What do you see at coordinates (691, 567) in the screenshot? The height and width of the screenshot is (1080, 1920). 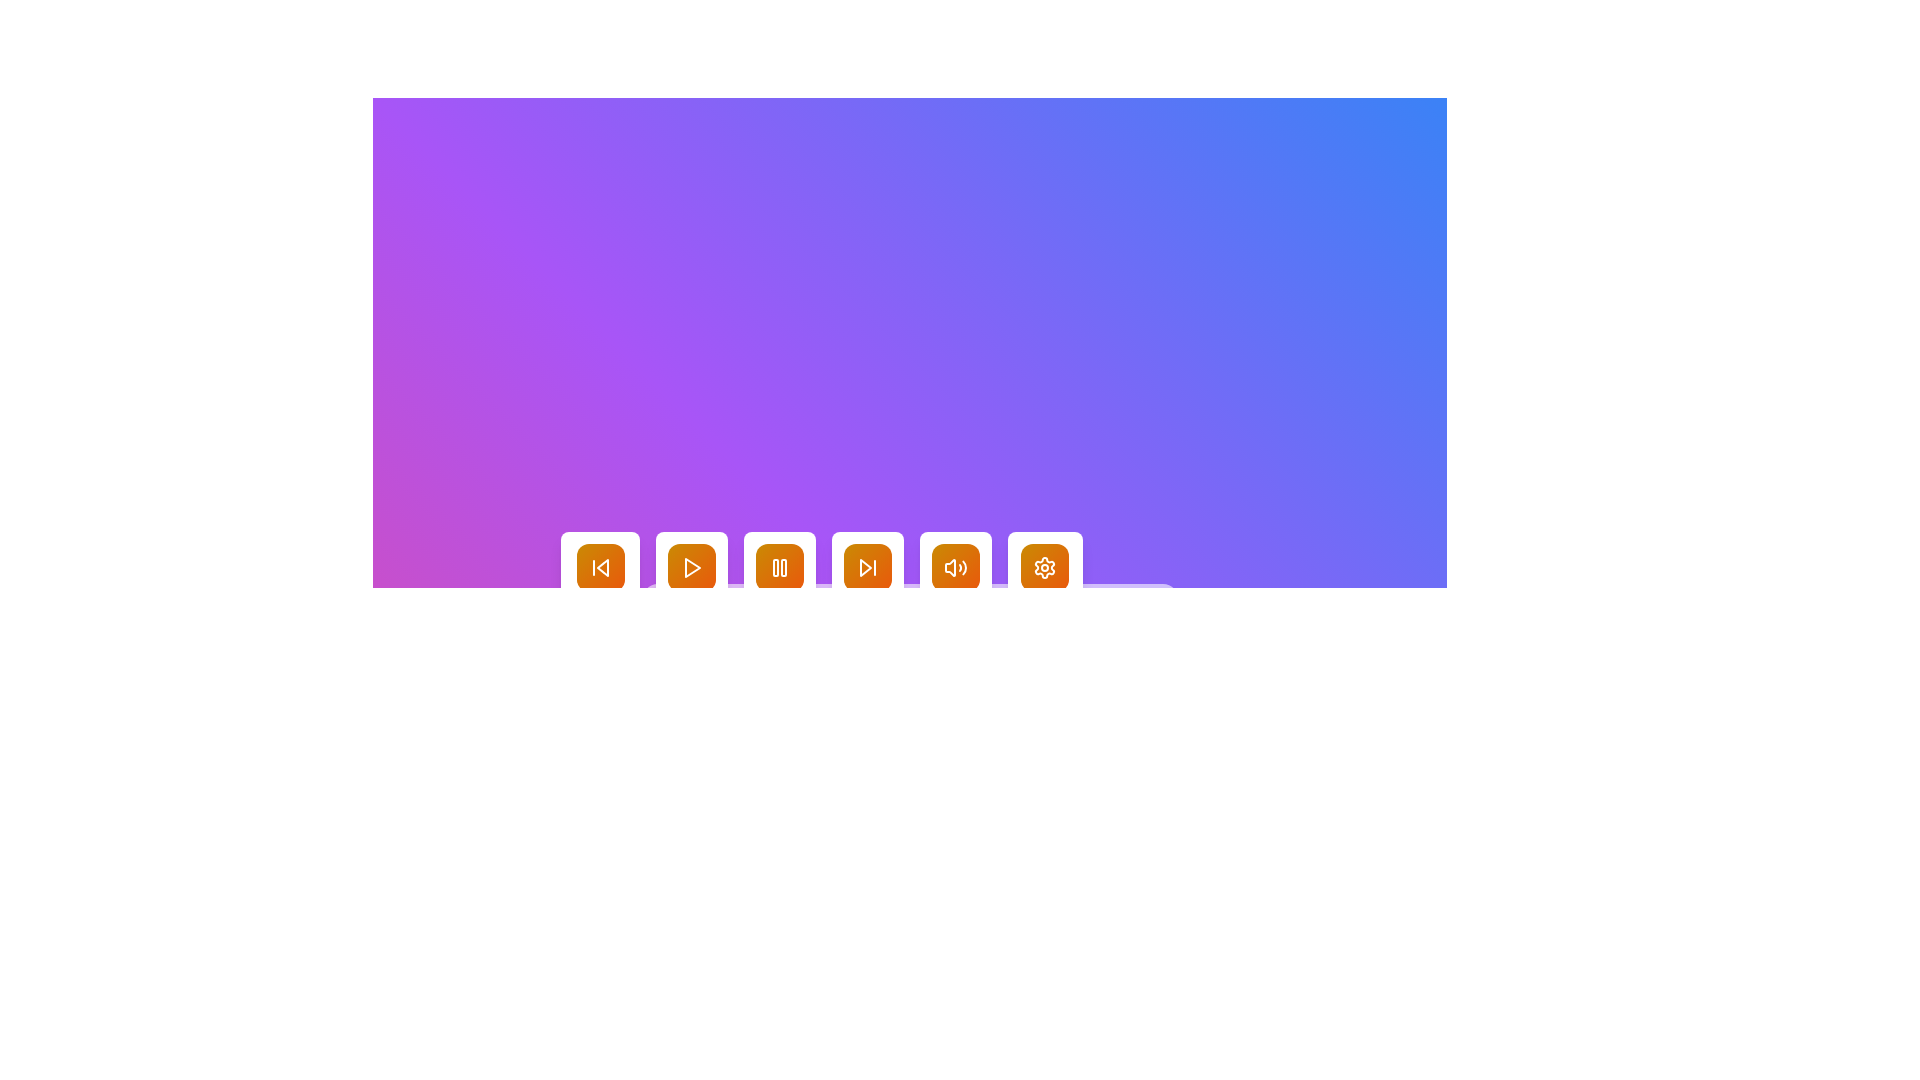 I see `the play button, which is a rectangular icon with rounded corners, filled with a yellow to orange gradient and a white play triangle centered within it` at bounding box center [691, 567].